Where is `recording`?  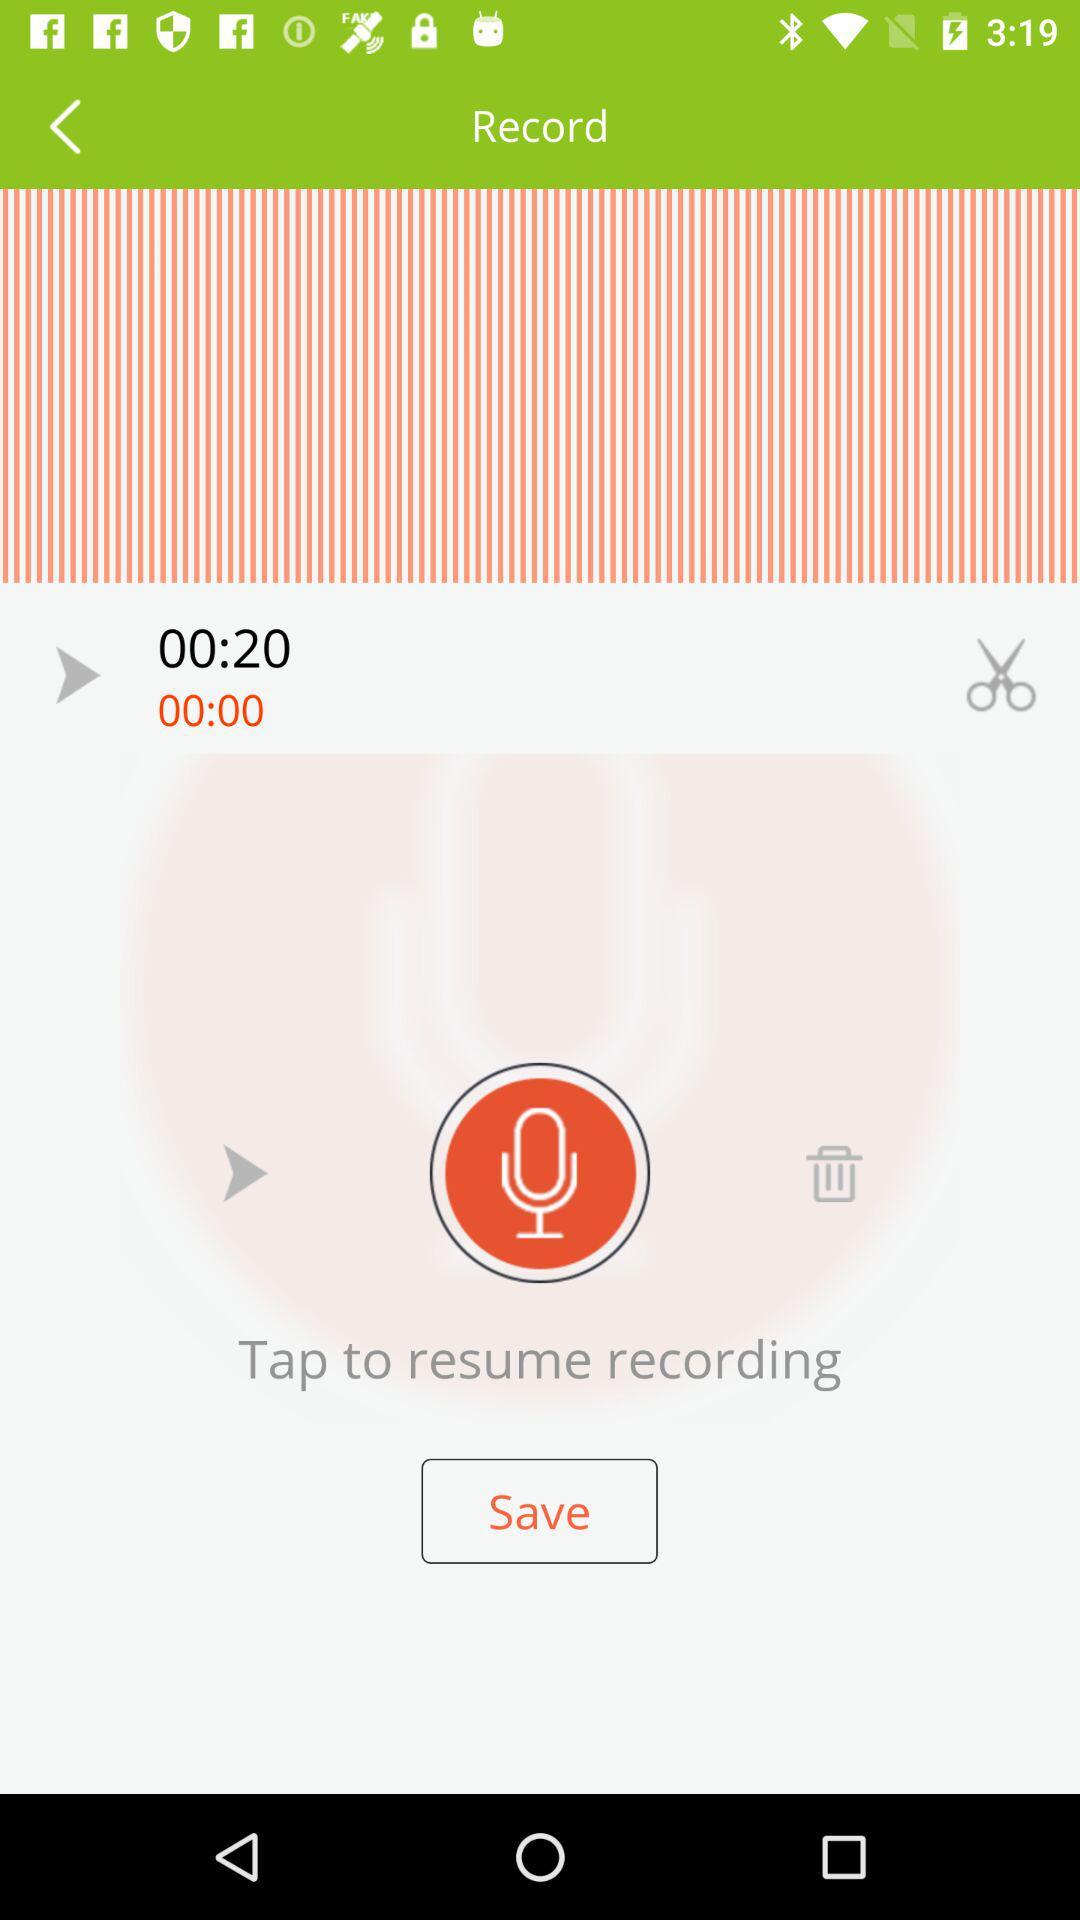
recording is located at coordinates (77, 675).